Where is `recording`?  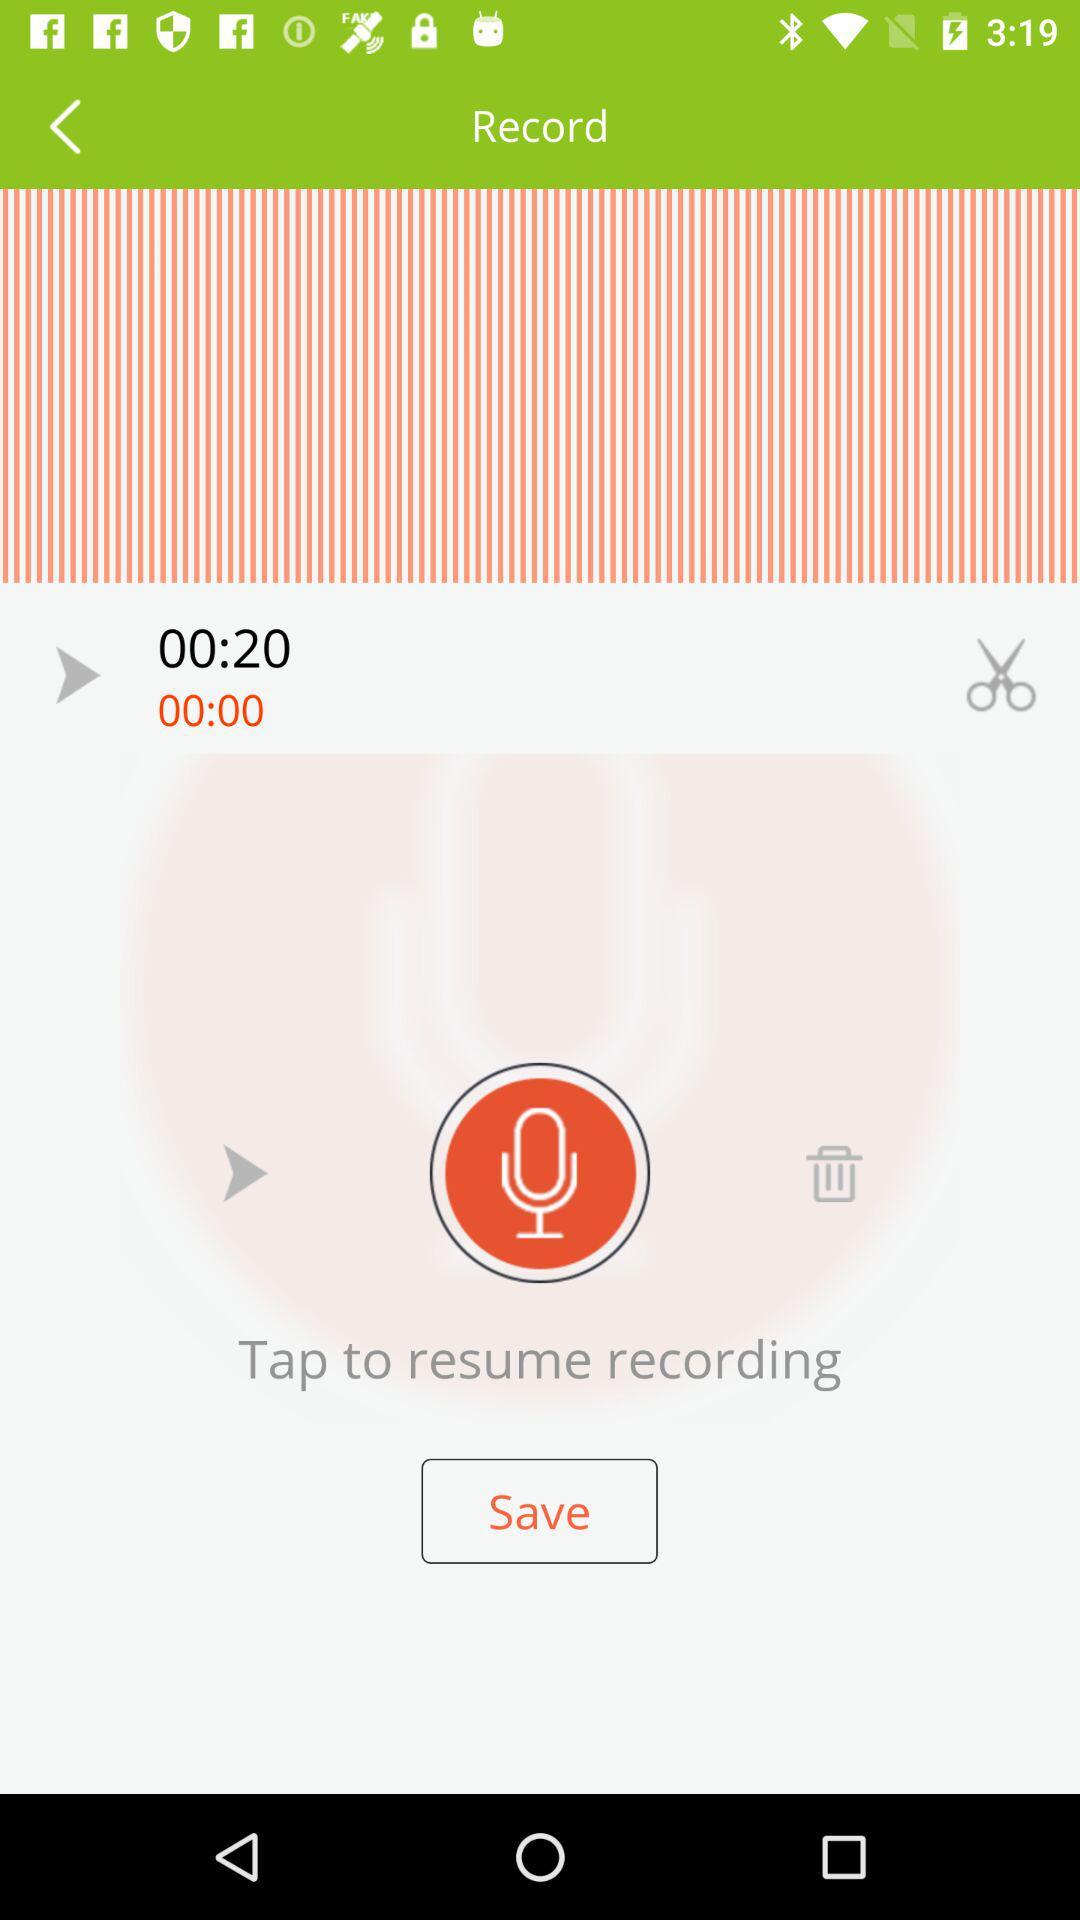
recording is located at coordinates (77, 675).